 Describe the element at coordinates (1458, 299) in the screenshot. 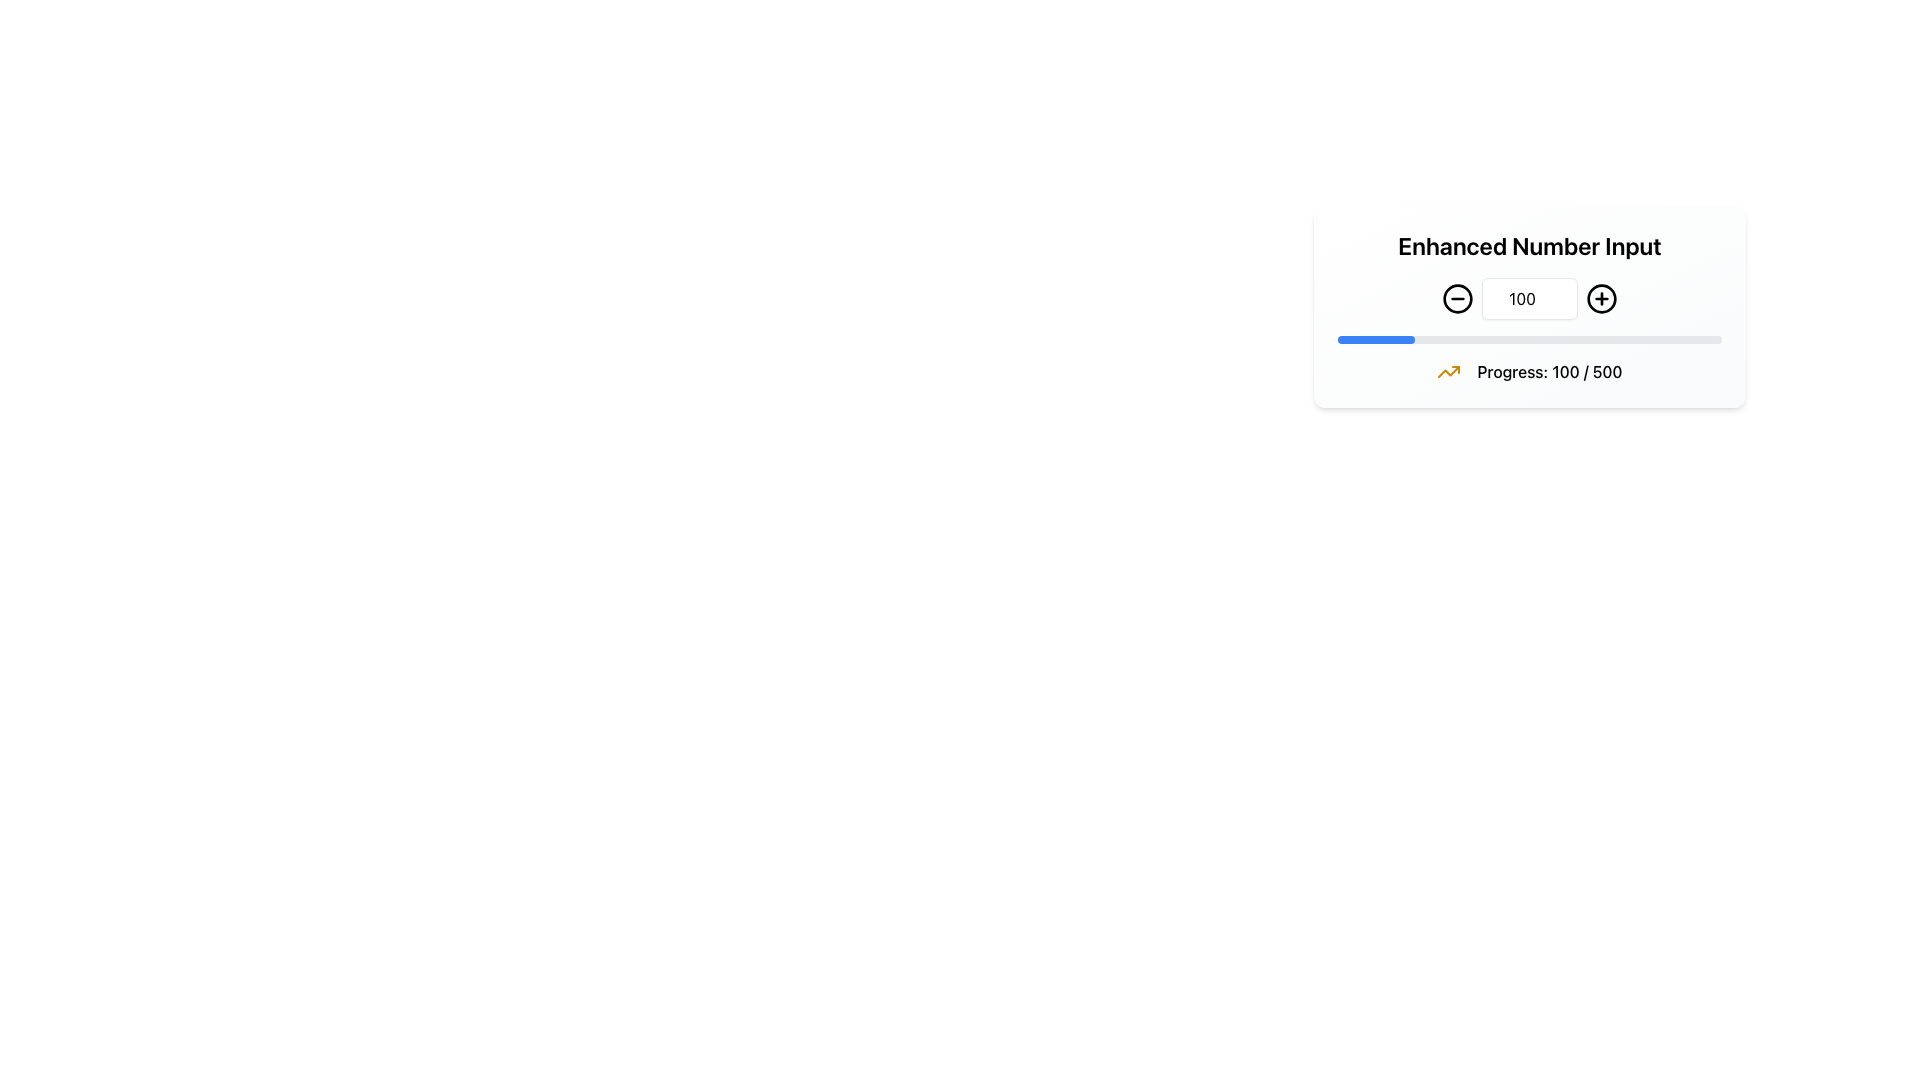

I see `the circular icon button with a minus symbol, which is part of a numeric input interface` at that location.